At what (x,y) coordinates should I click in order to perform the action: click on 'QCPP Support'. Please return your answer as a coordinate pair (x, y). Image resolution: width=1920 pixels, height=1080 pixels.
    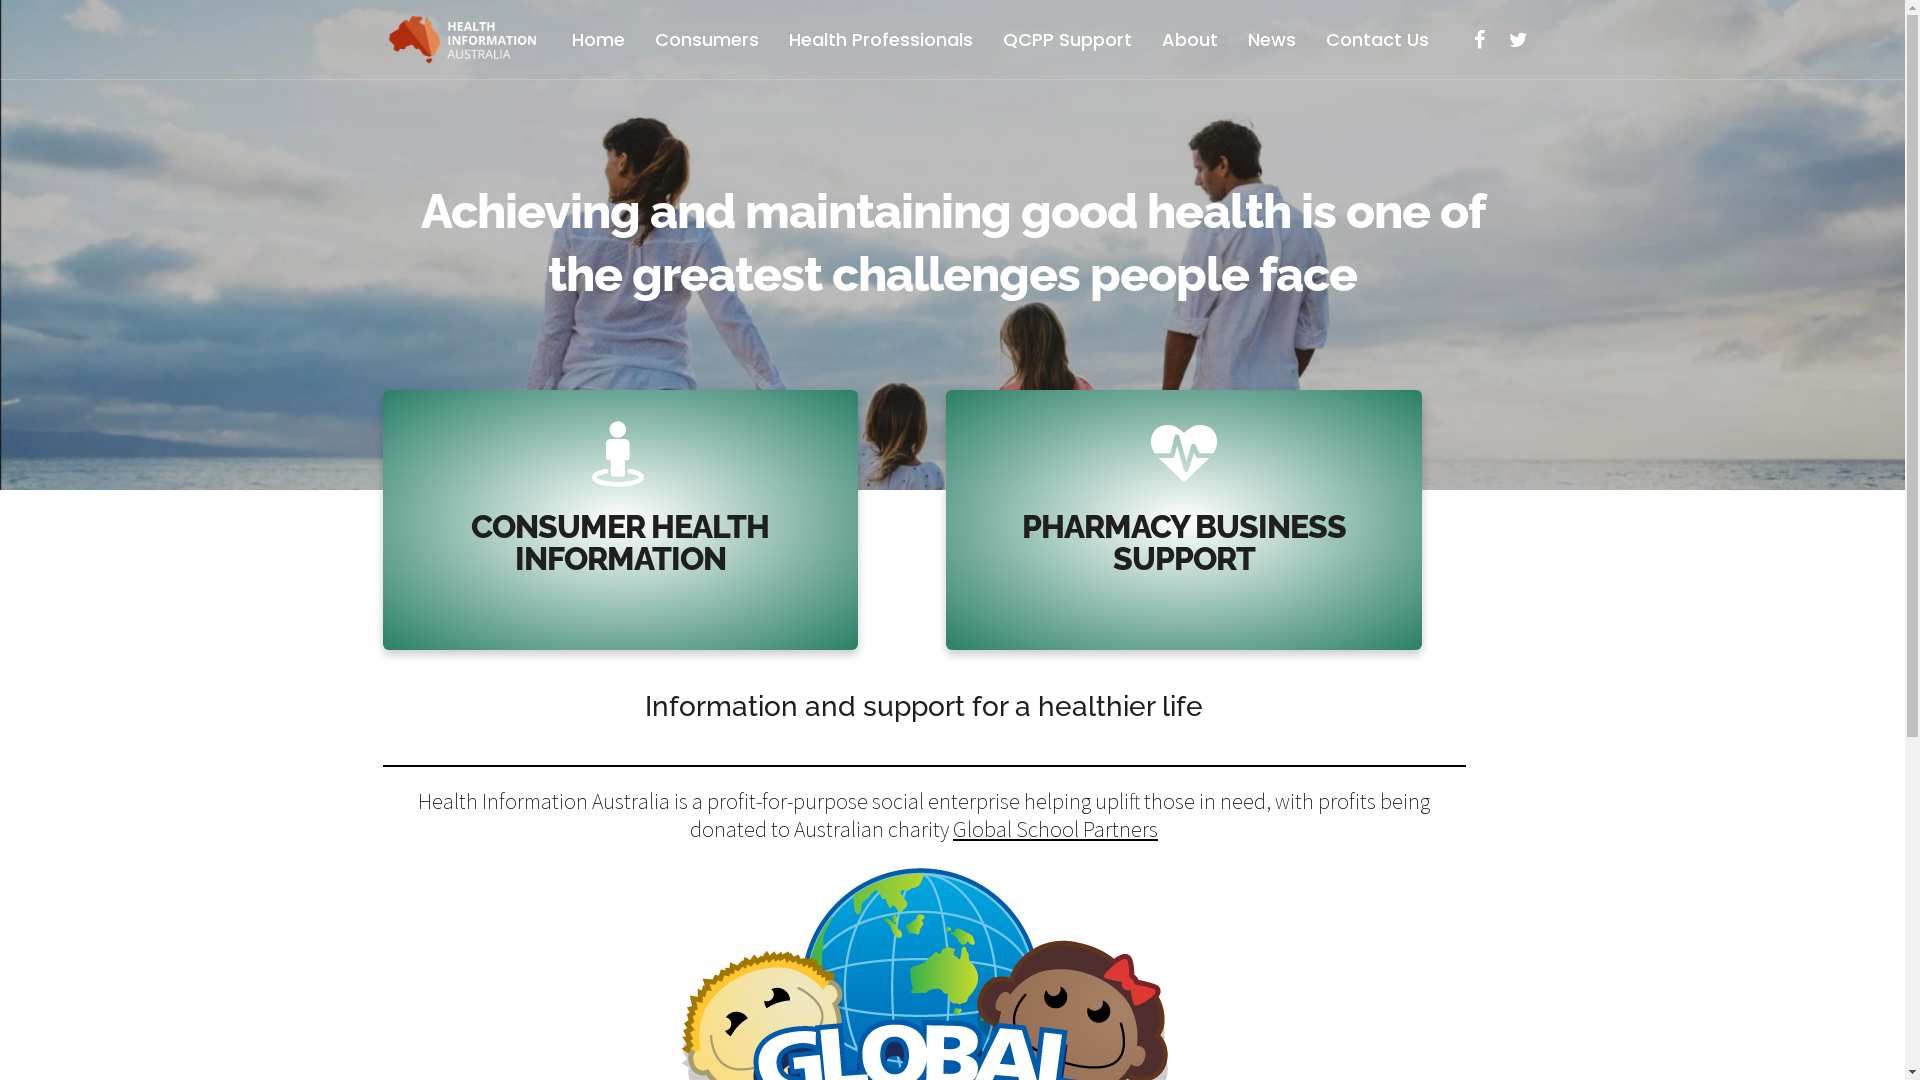
    Looking at the image, I should click on (1066, 39).